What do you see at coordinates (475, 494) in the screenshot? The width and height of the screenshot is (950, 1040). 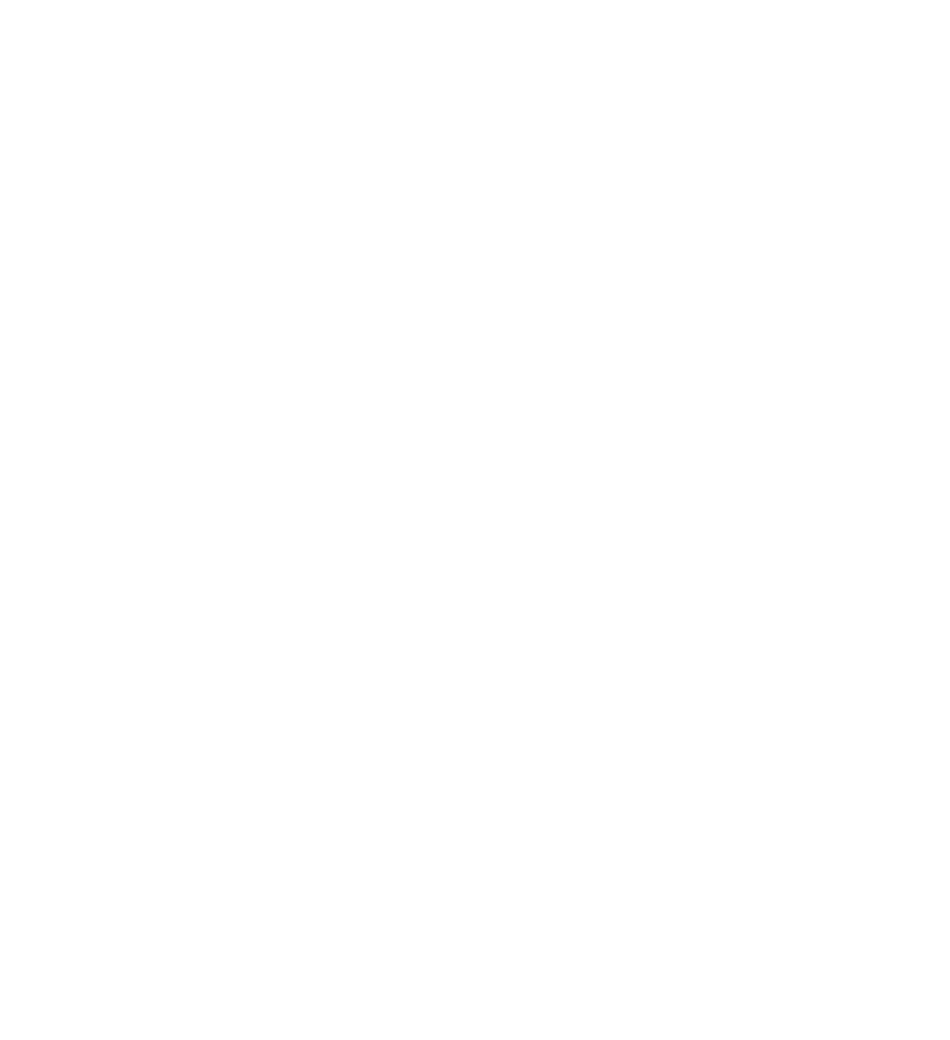 I see `'/'` at bounding box center [475, 494].